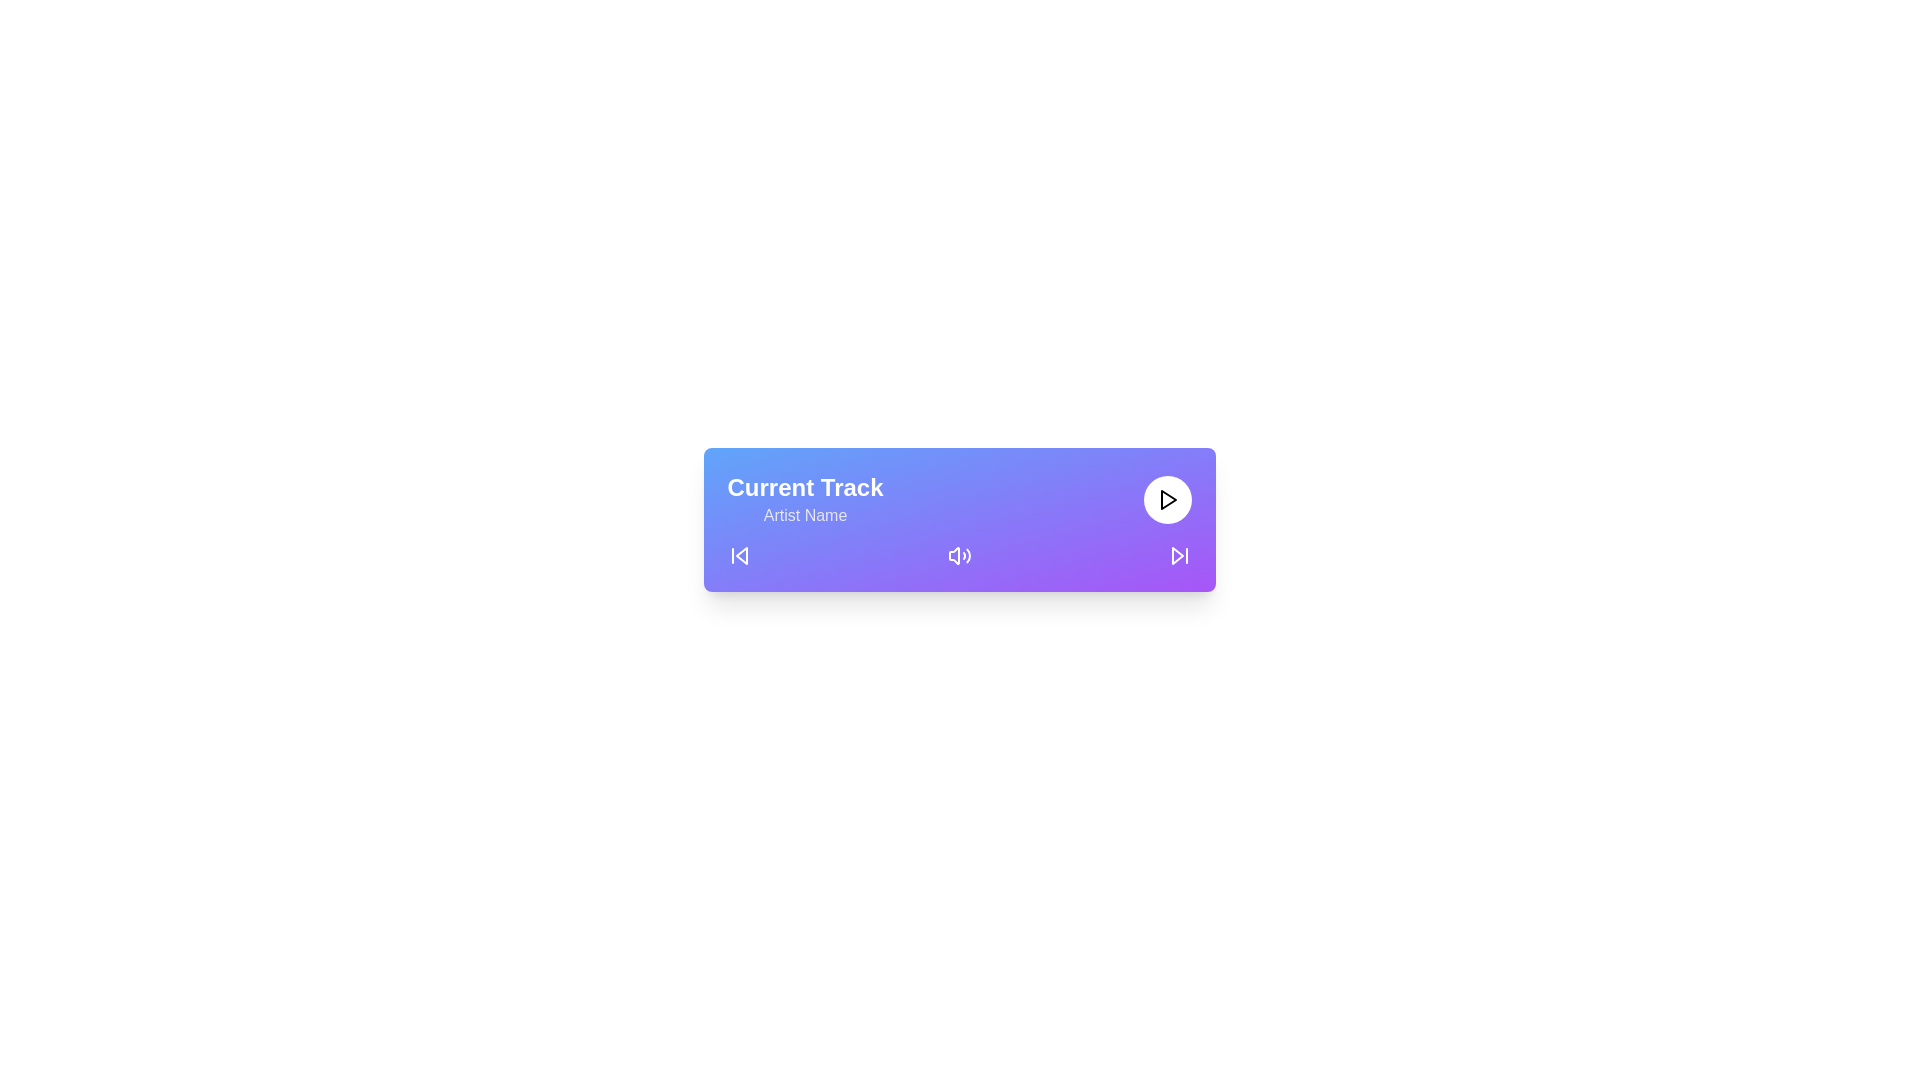 The width and height of the screenshot is (1920, 1080). What do you see at coordinates (1167, 499) in the screenshot?
I see `the play button, which is a triangular icon inside a circular button on the rightmost side of the toolbar in the music player interface` at bounding box center [1167, 499].